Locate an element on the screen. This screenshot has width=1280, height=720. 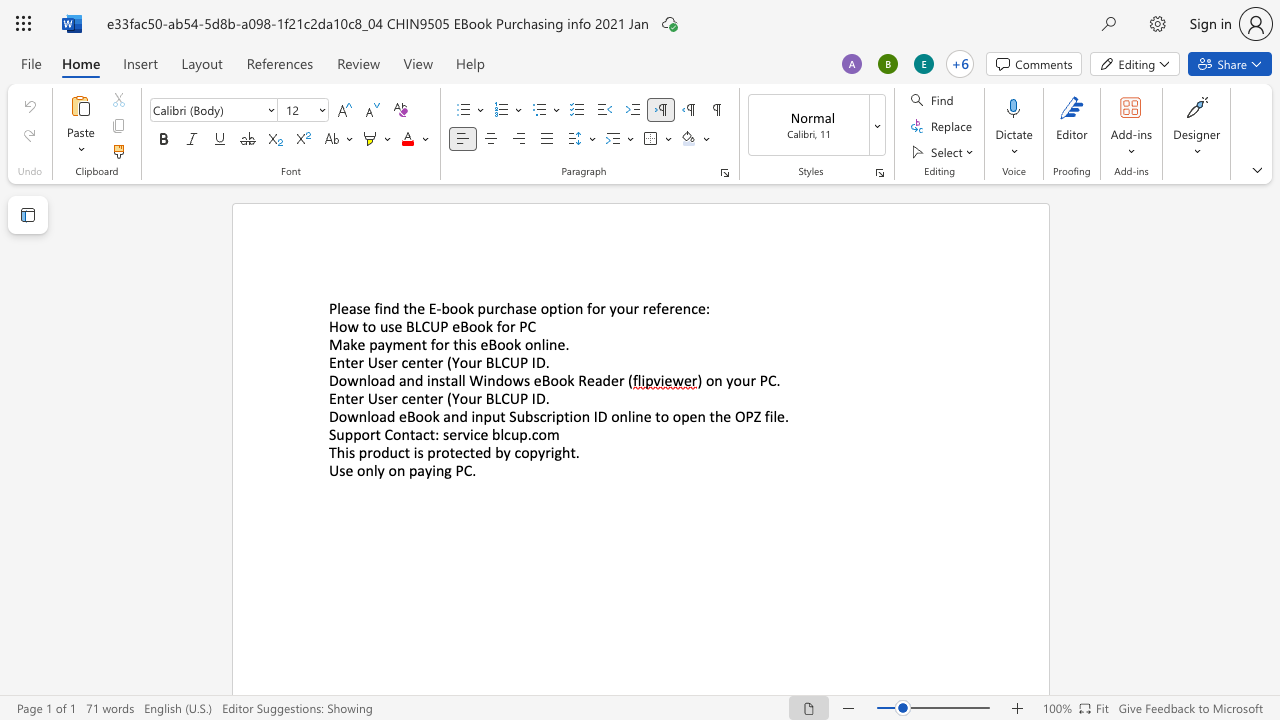
the 2th character "y" in the text is located at coordinates (541, 452).